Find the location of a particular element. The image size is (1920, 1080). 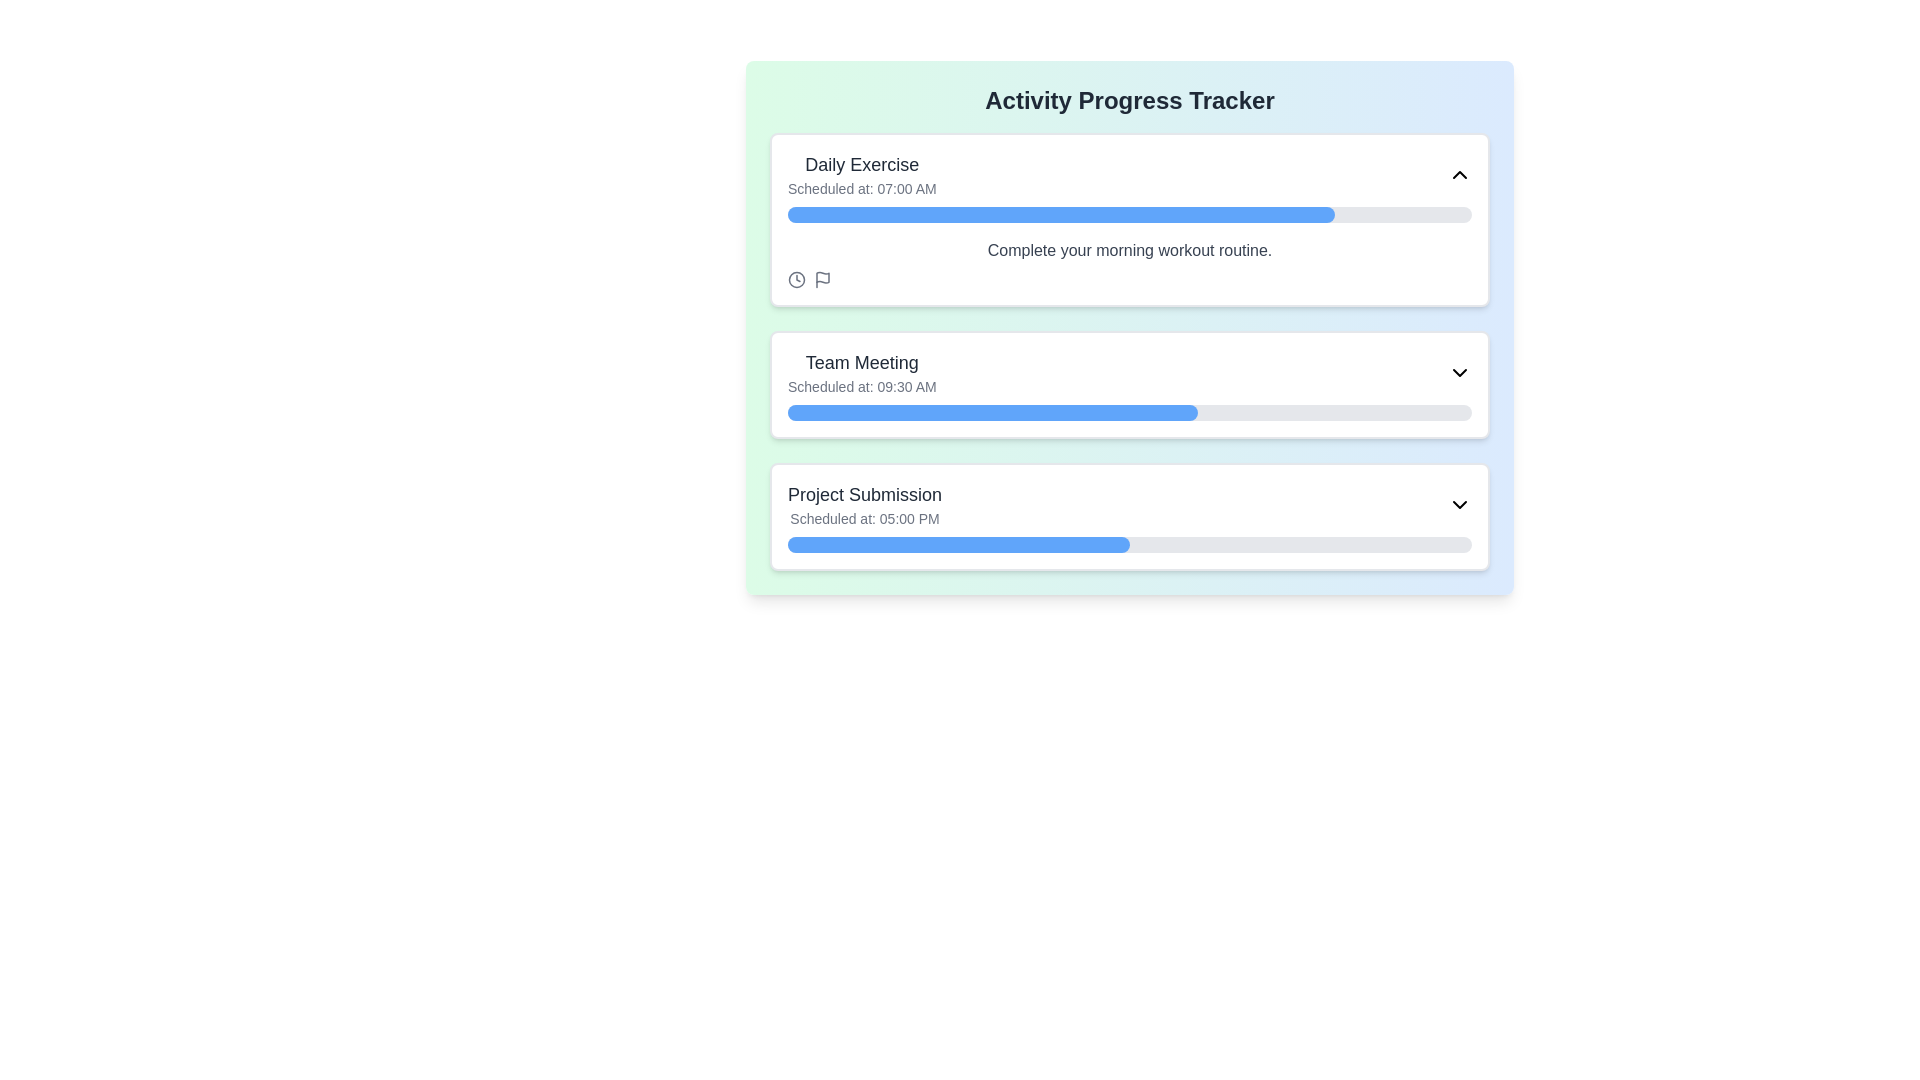

the SVG circle element located within the first list item labeled 'Daily Exercise', which serves as a decorative or informative graphical representation for a clock icon placed to the left of the progress bar is located at coordinates (795, 280).